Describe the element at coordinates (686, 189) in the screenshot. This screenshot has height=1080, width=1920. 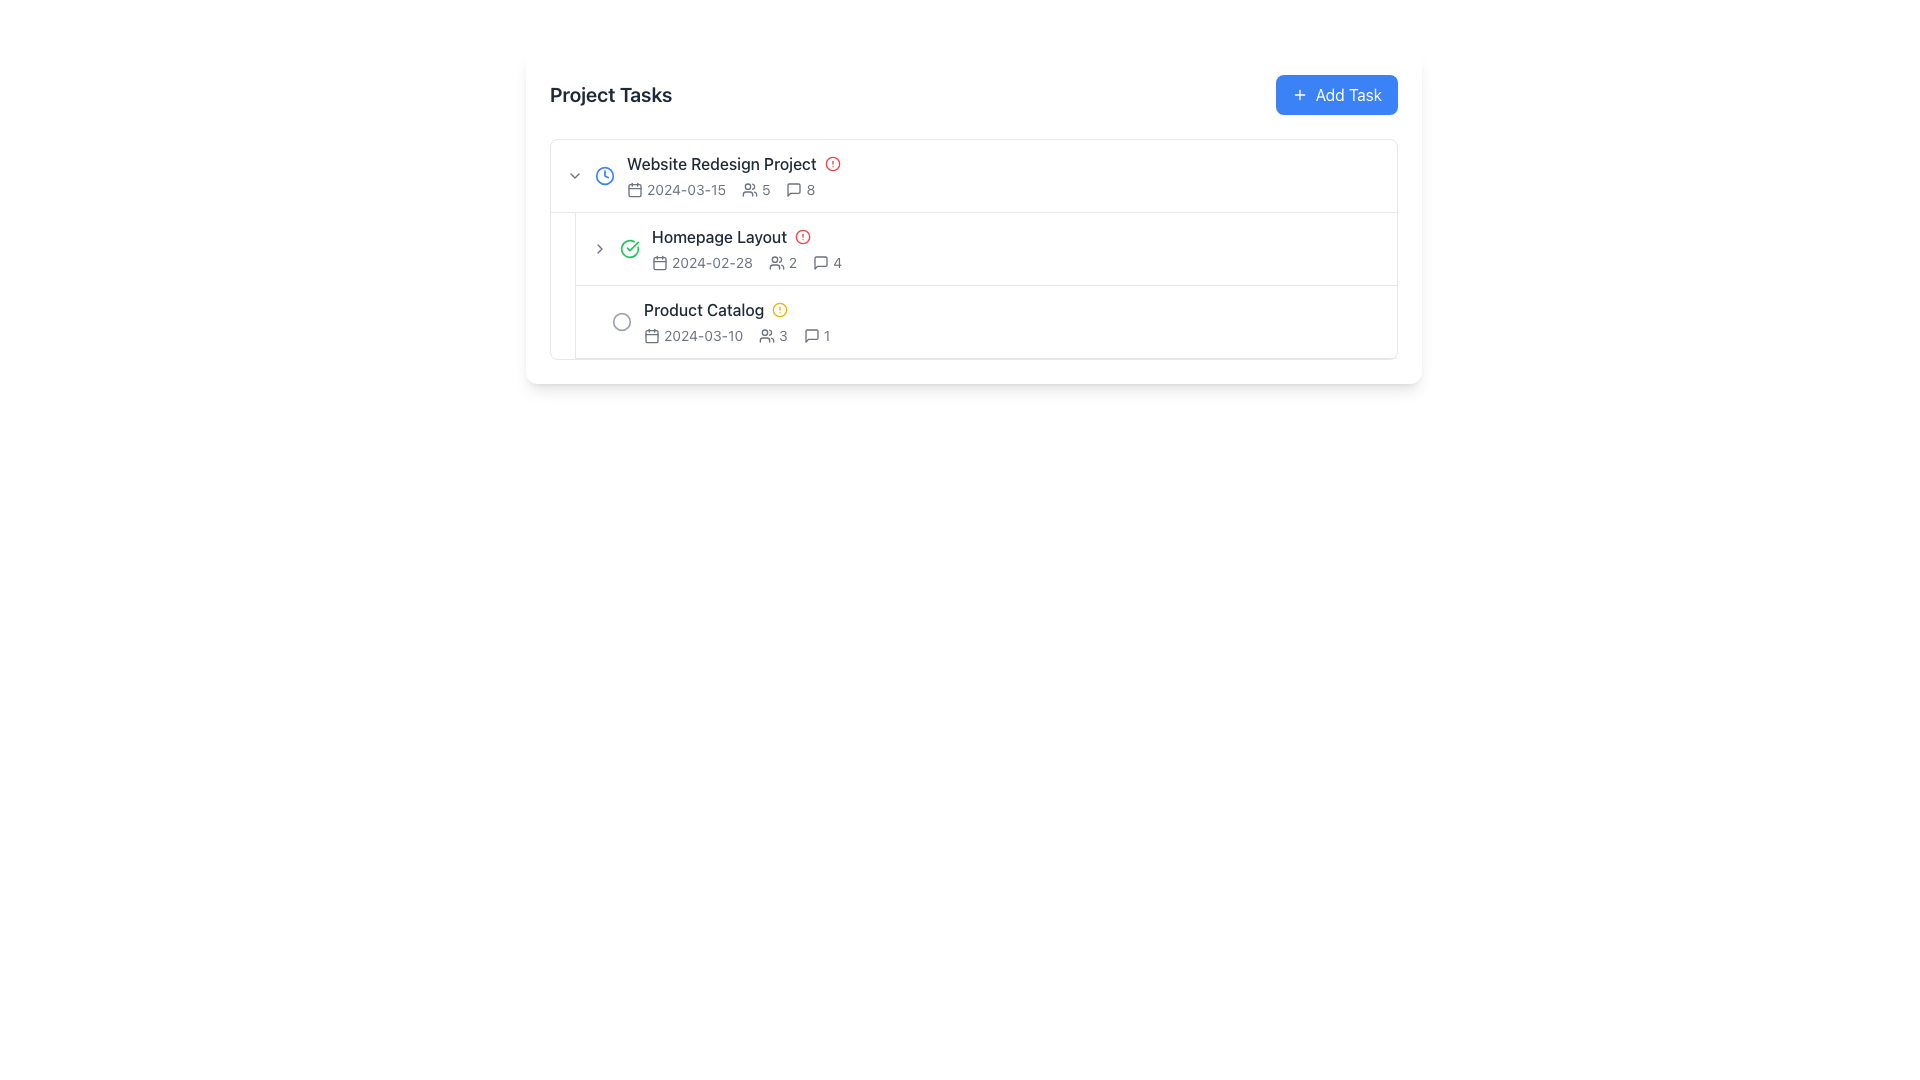
I see `the static text element displaying the due date '2024-03-15' for the 'Website Redesign Project' task entry, which is positioned to the right of the calendar icon` at that location.